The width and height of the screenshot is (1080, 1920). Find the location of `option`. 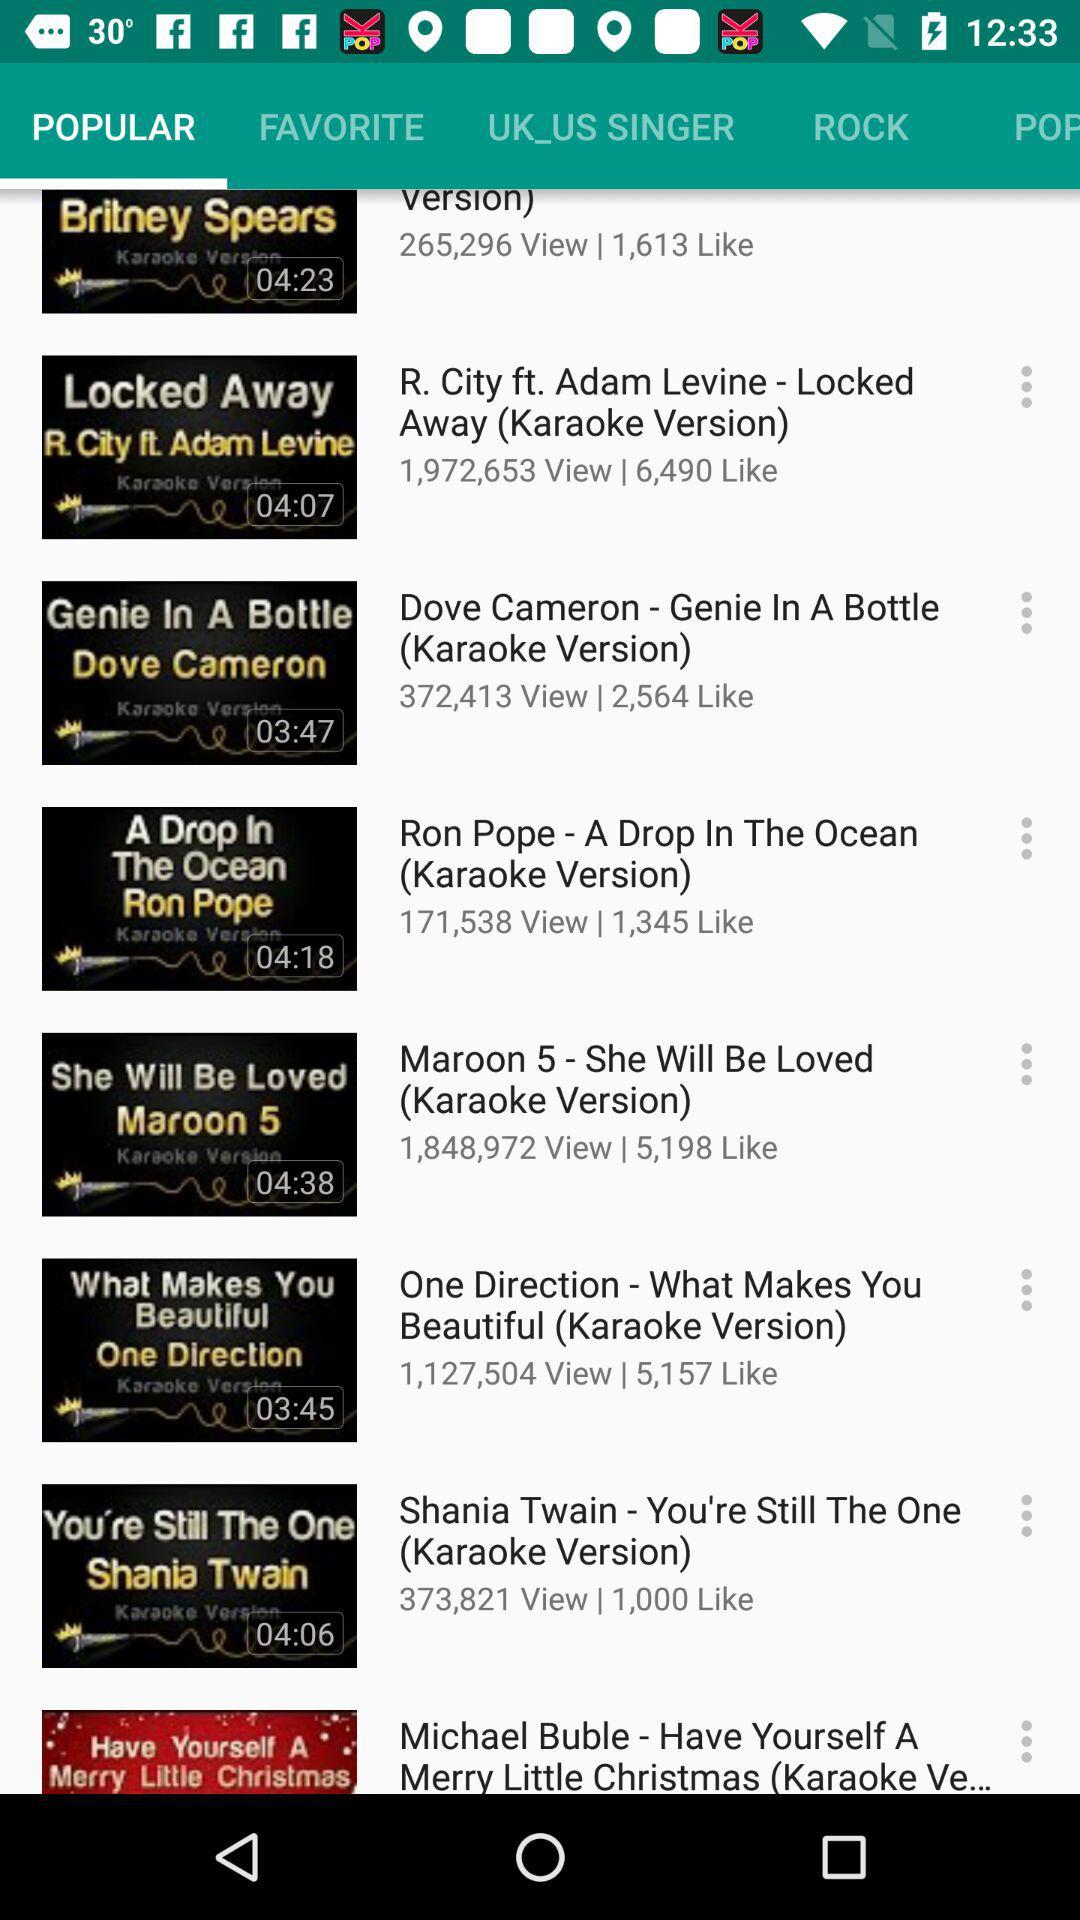

option is located at coordinates (1016, 1290).